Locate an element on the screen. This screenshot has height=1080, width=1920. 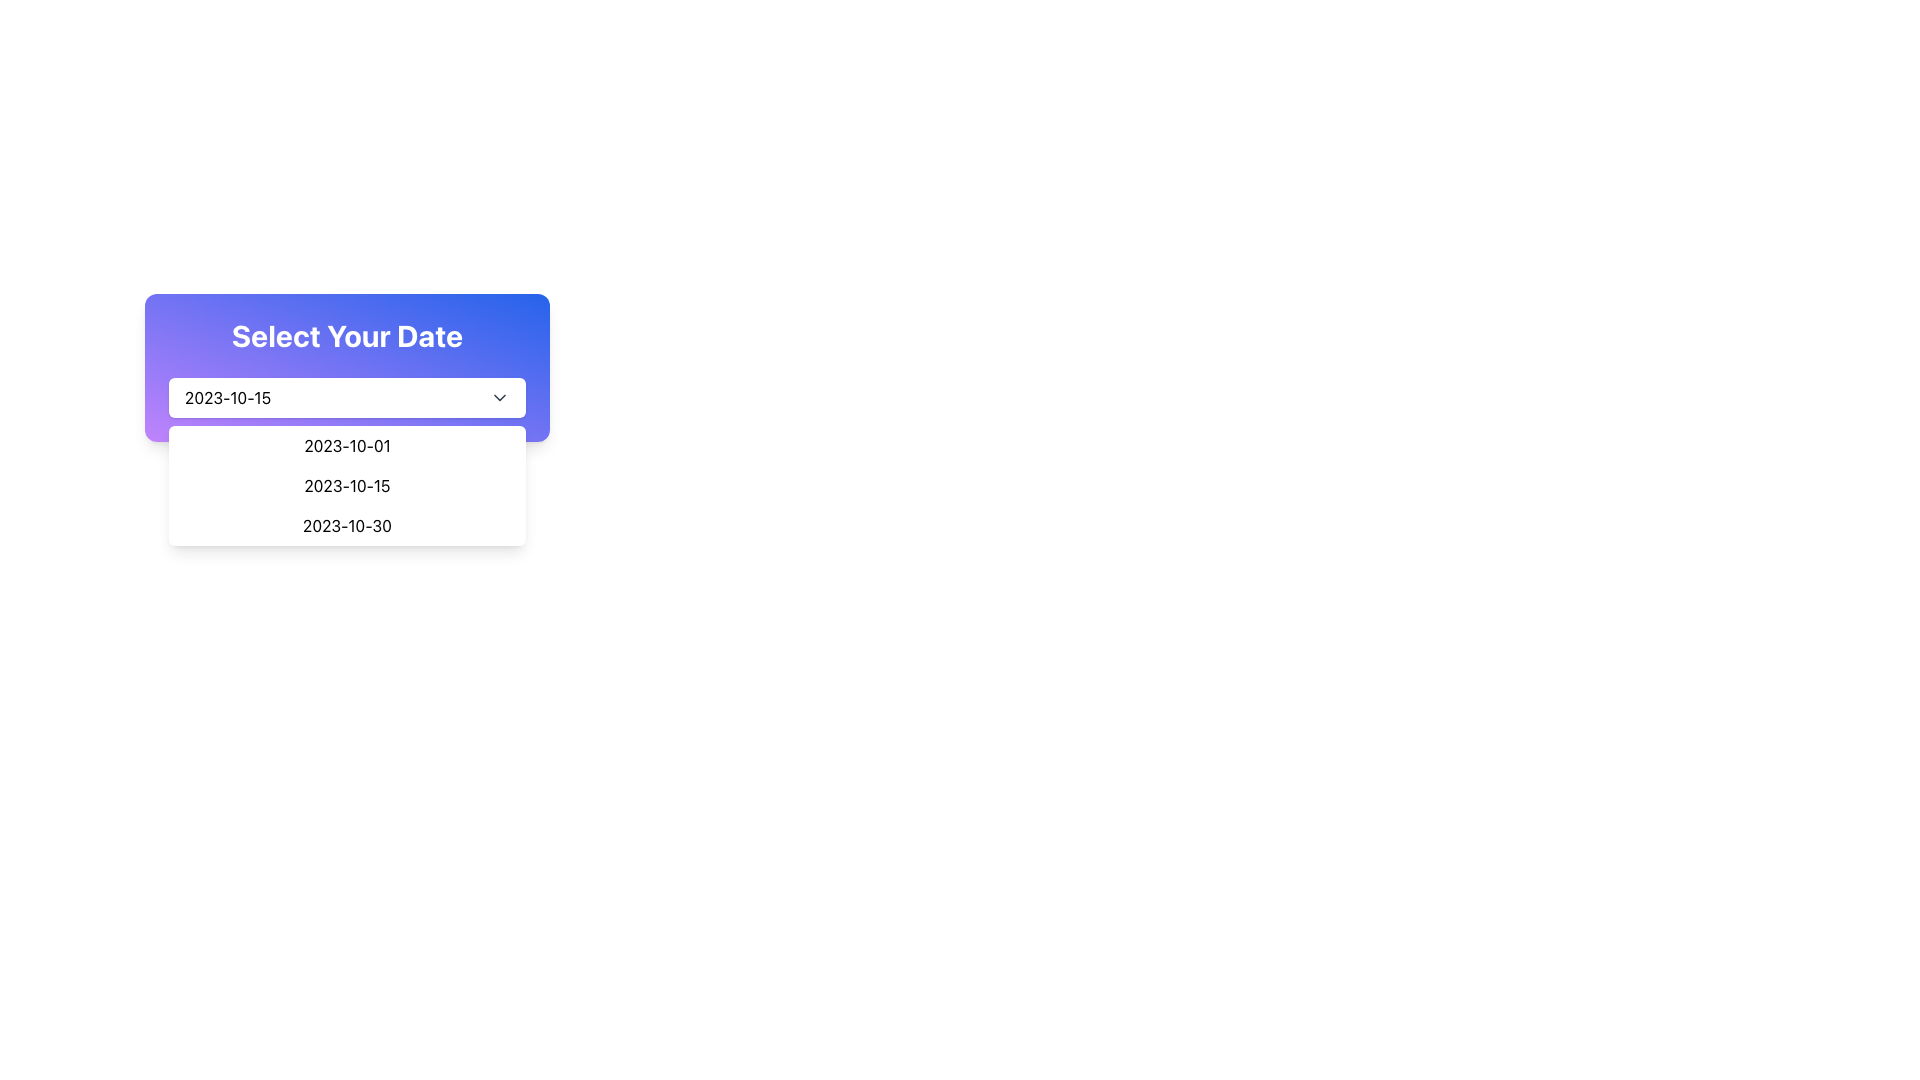
the dropdown menu labeled '2023-10-15' is located at coordinates (347, 397).